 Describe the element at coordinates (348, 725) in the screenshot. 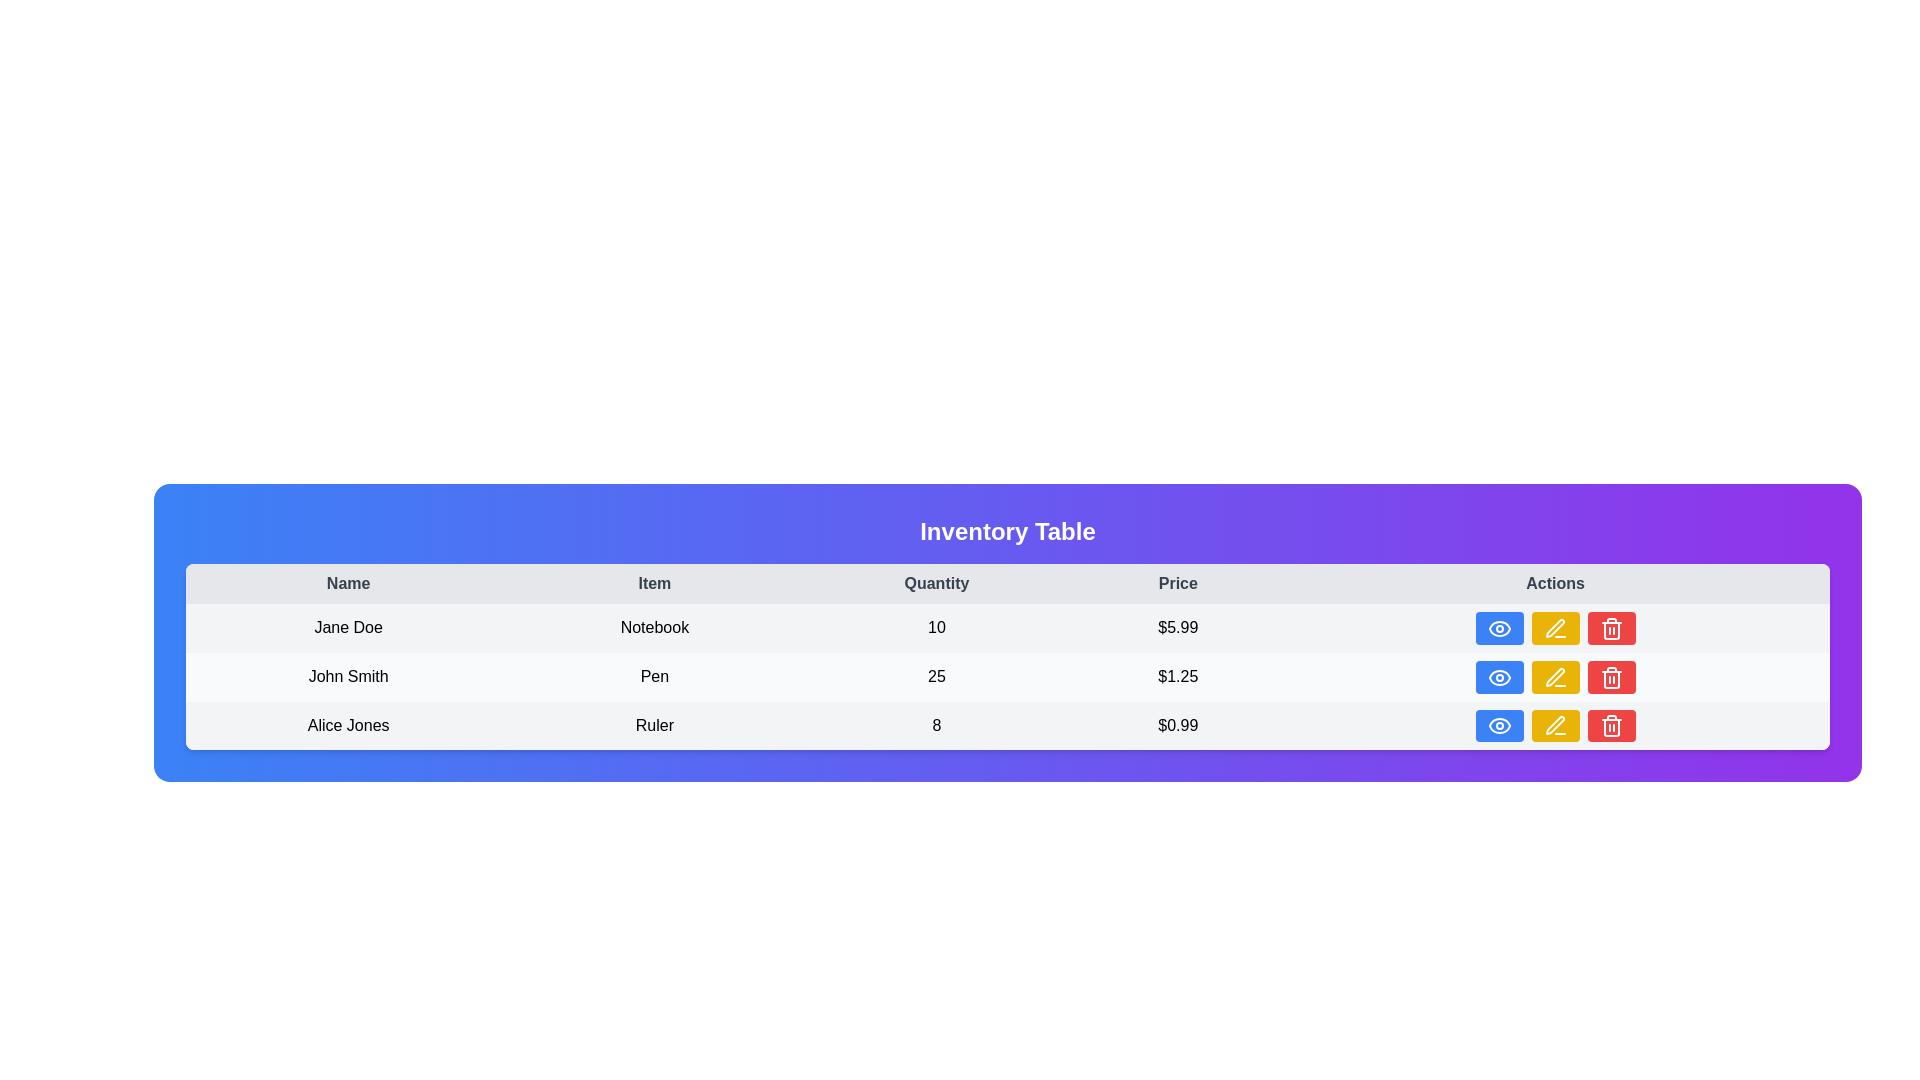

I see `the static text displaying the name 'Alice Jones' in the leftmost cell of the bottom row of the table layout` at that location.